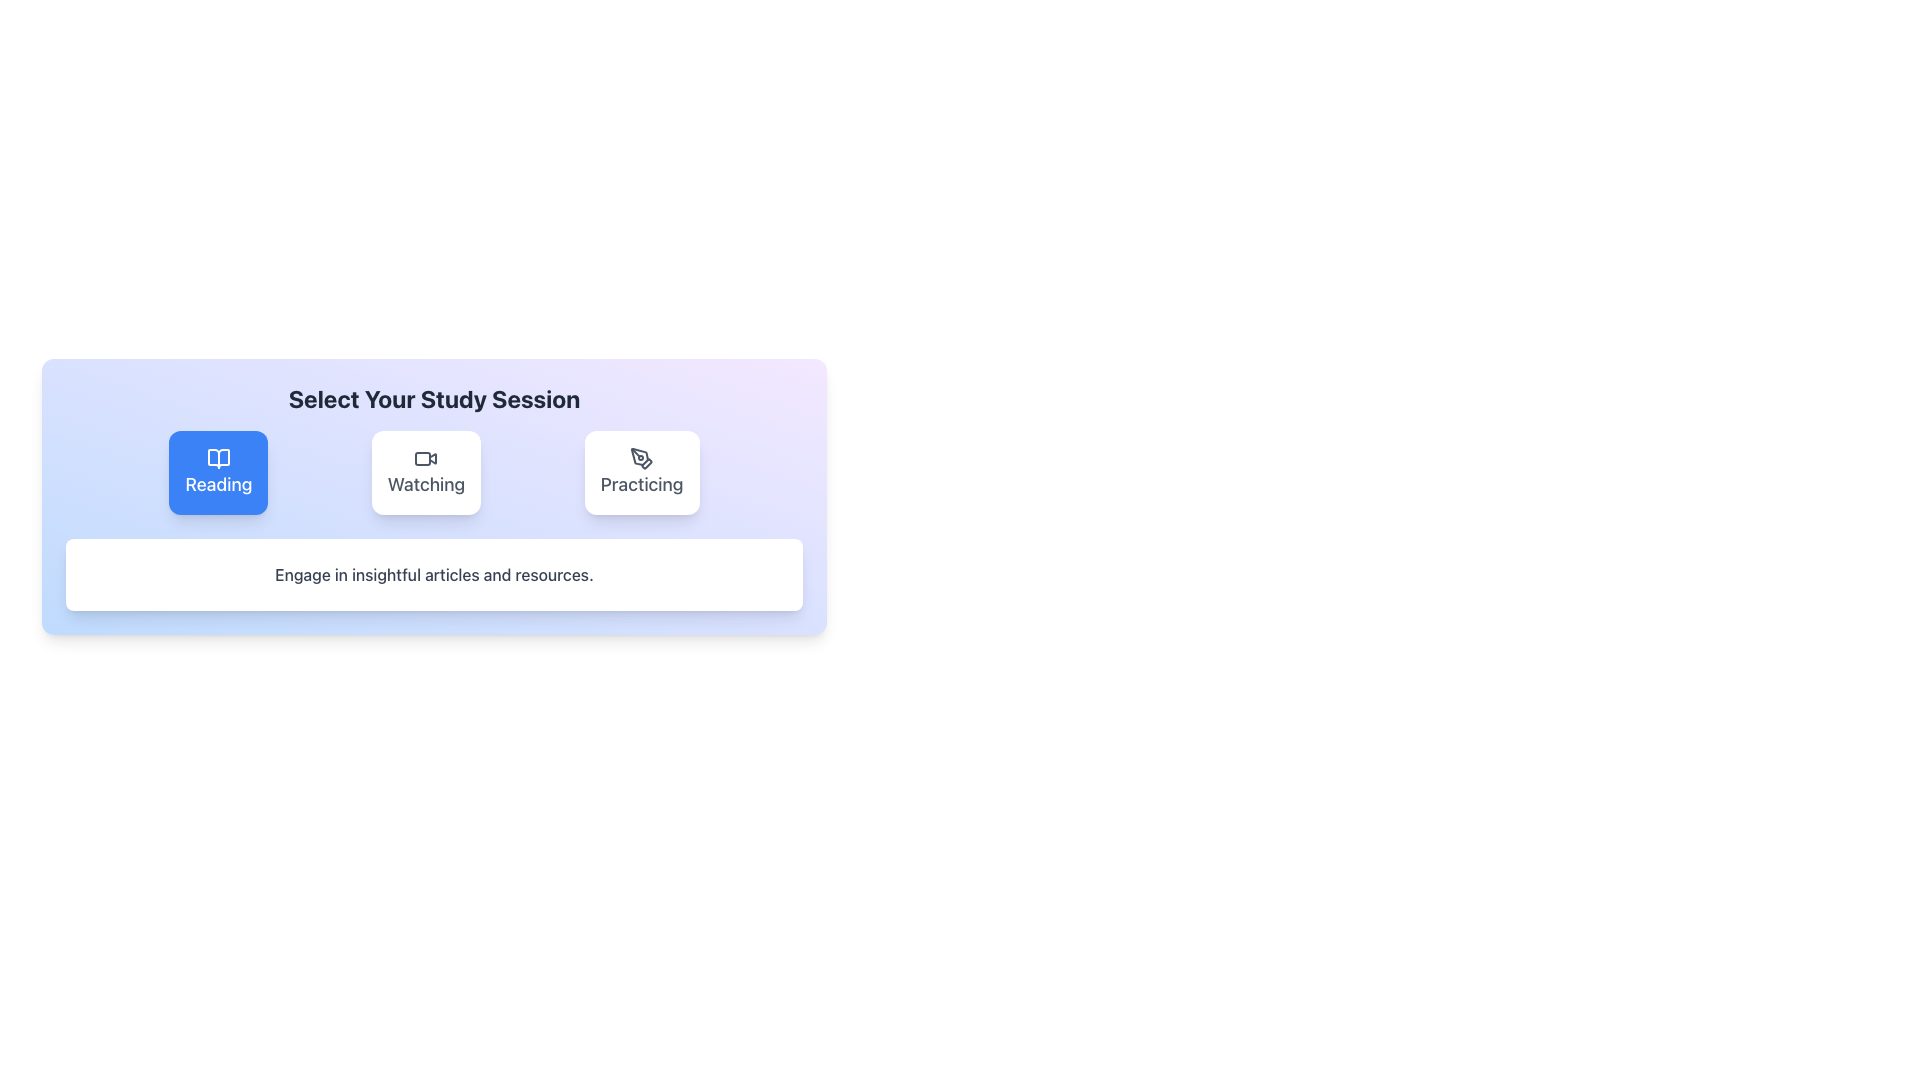  What do you see at coordinates (433, 398) in the screenshot?
I see `the static text element that reads 'Select Your Study Session', which is centered and bold in a large font size, located in a gradient background section` at bounding box center [433, 398].